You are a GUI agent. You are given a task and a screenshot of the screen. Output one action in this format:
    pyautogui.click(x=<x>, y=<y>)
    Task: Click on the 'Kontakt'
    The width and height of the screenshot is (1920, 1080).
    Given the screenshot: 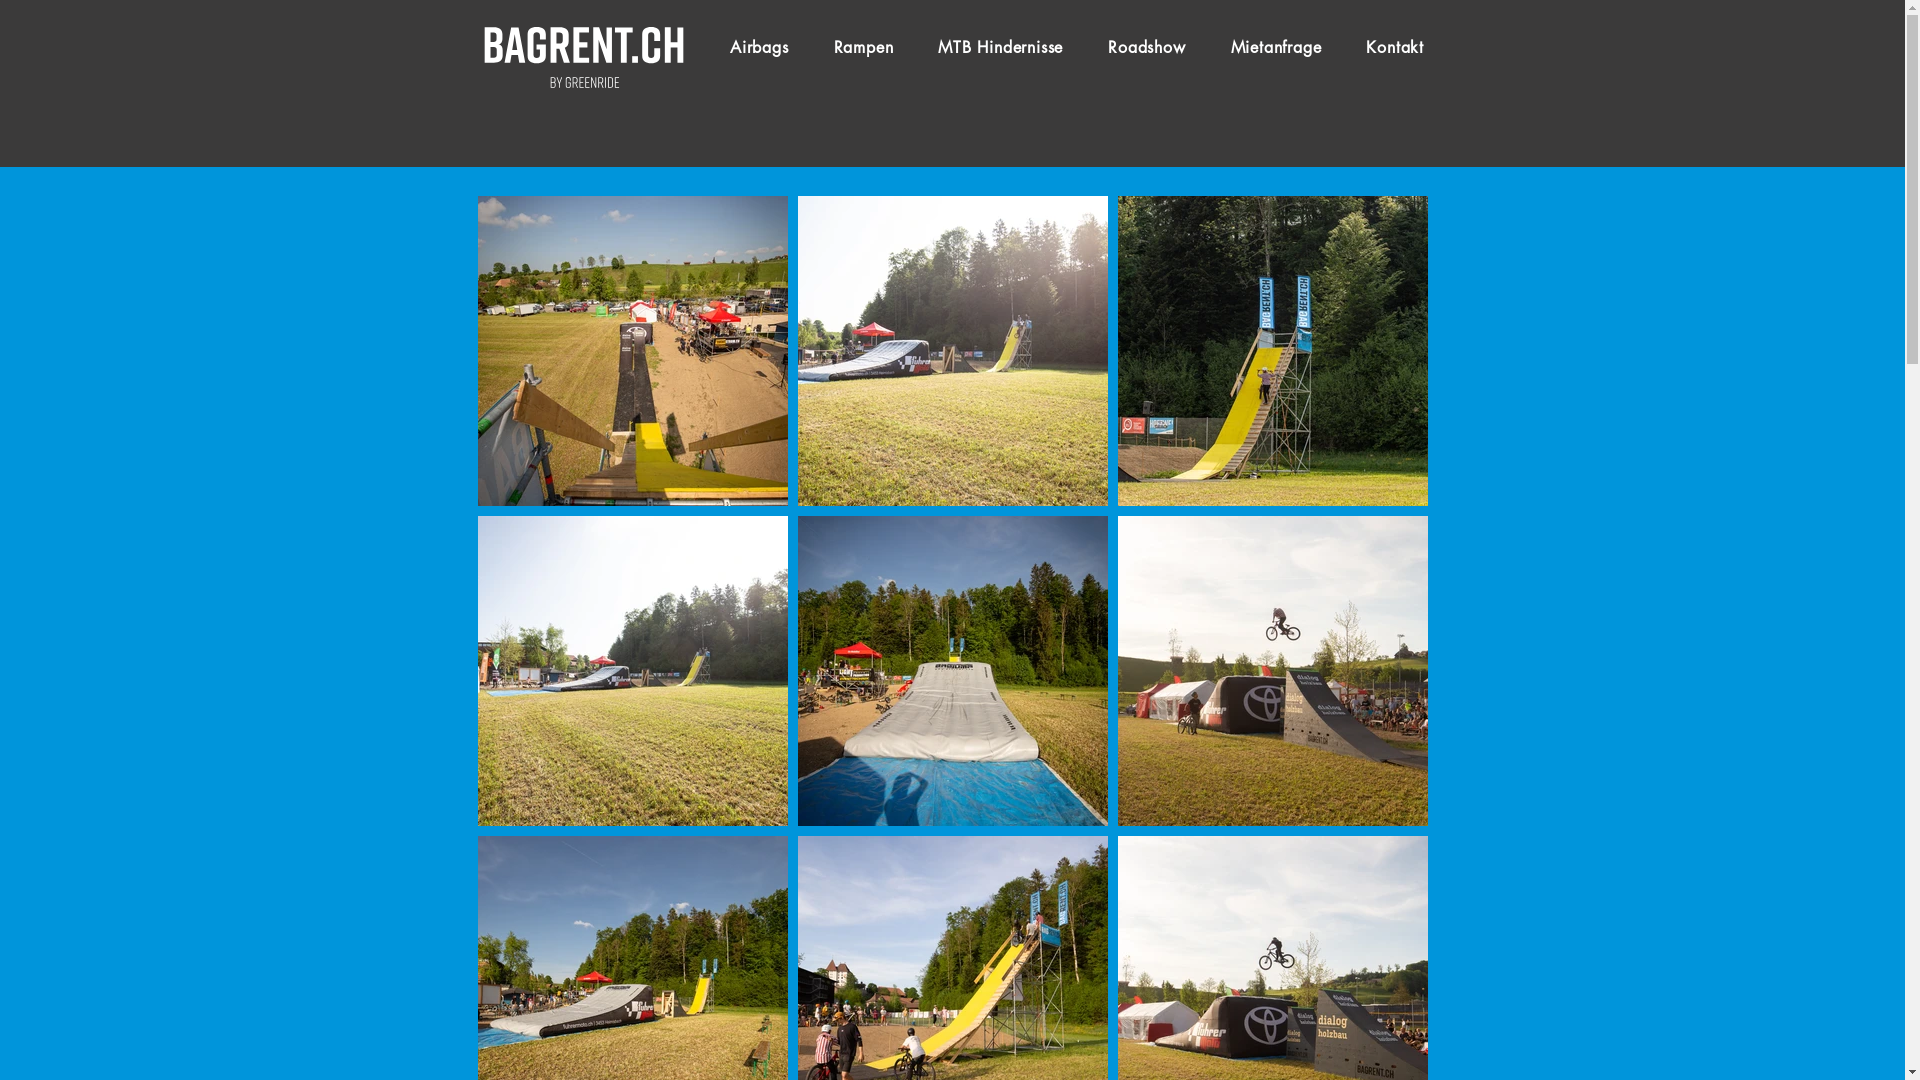 What is the action you would take?
    pyautogui.click(x=1394, y=46)
    